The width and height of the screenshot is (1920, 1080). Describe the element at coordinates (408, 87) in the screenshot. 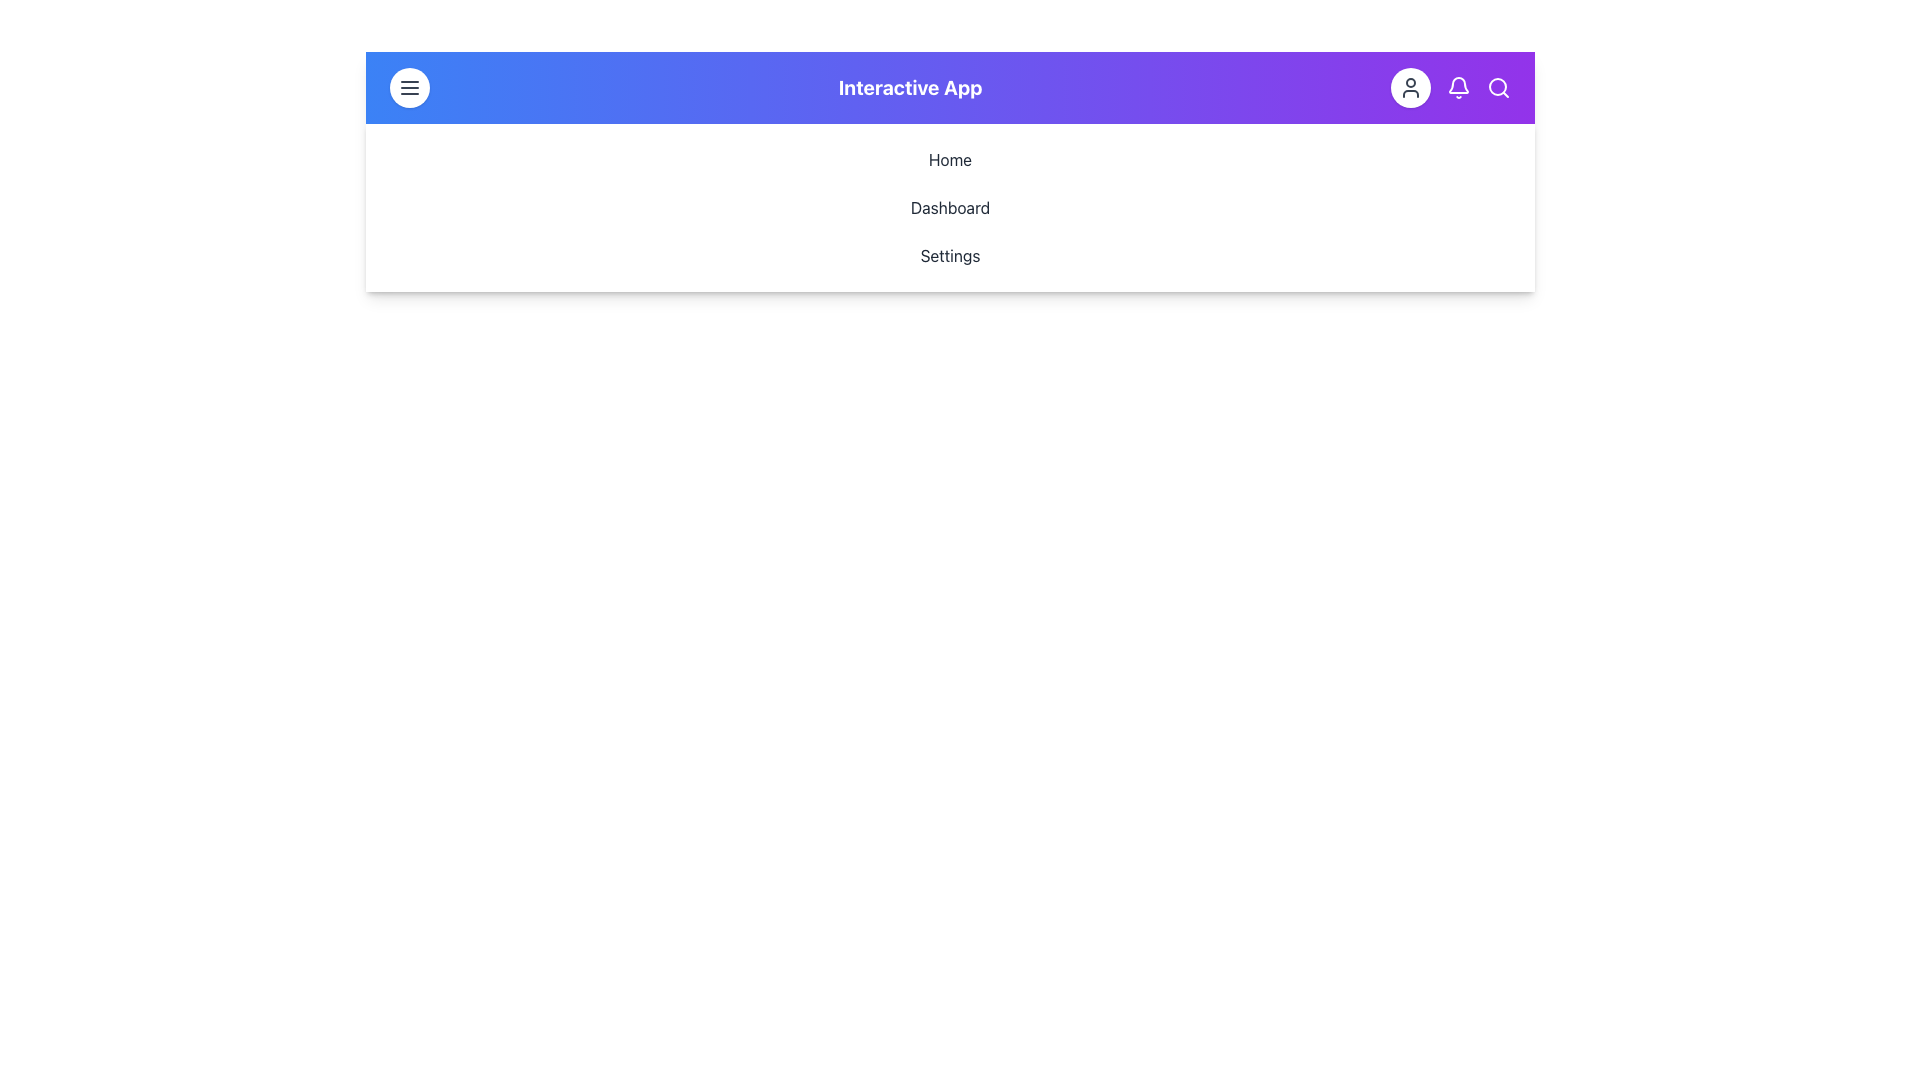

I see `the circular white menu button located at the upper-left corner of the application interface` at that location.